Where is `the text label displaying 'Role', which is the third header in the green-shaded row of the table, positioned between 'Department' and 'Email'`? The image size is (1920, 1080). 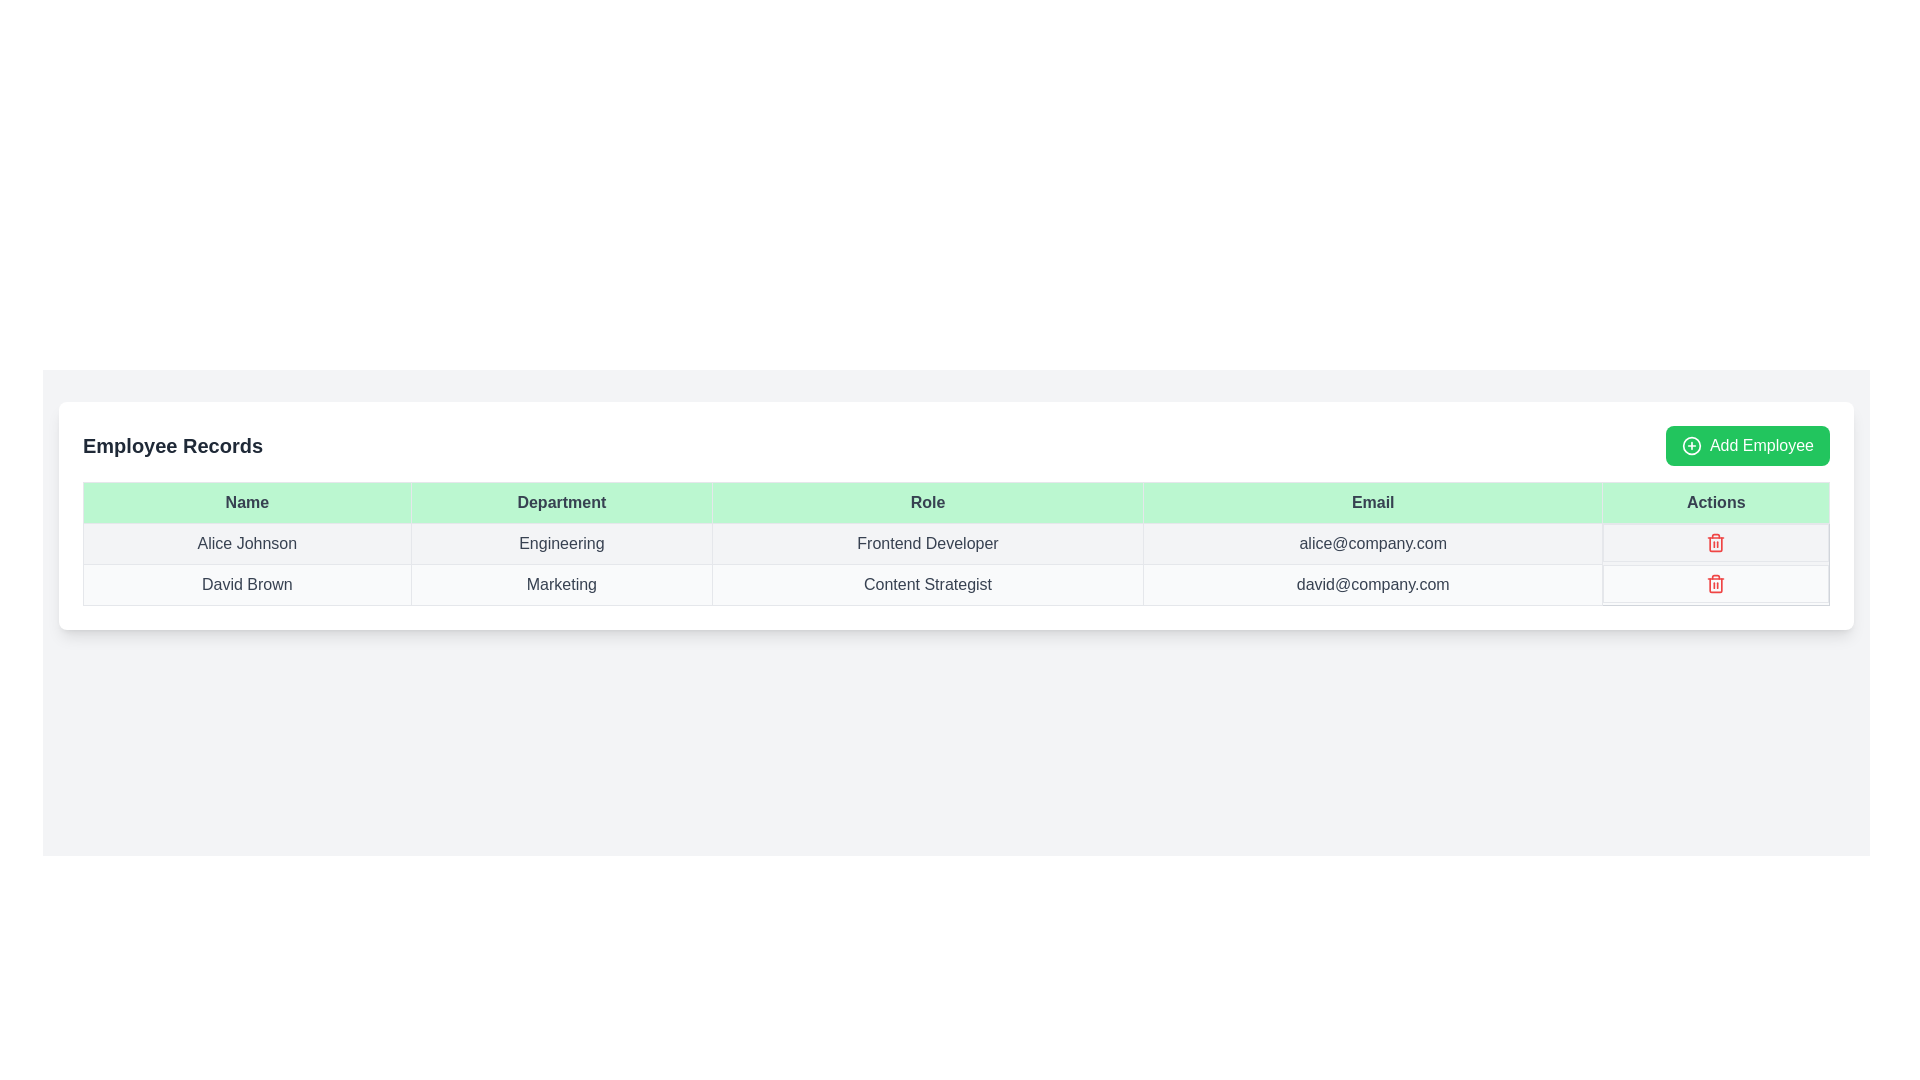 the text label displaying 'Role', which is the third header in the green-shaded row of the table, positioned between 'Department' and 'Email' is located at coordinates (926, 501).